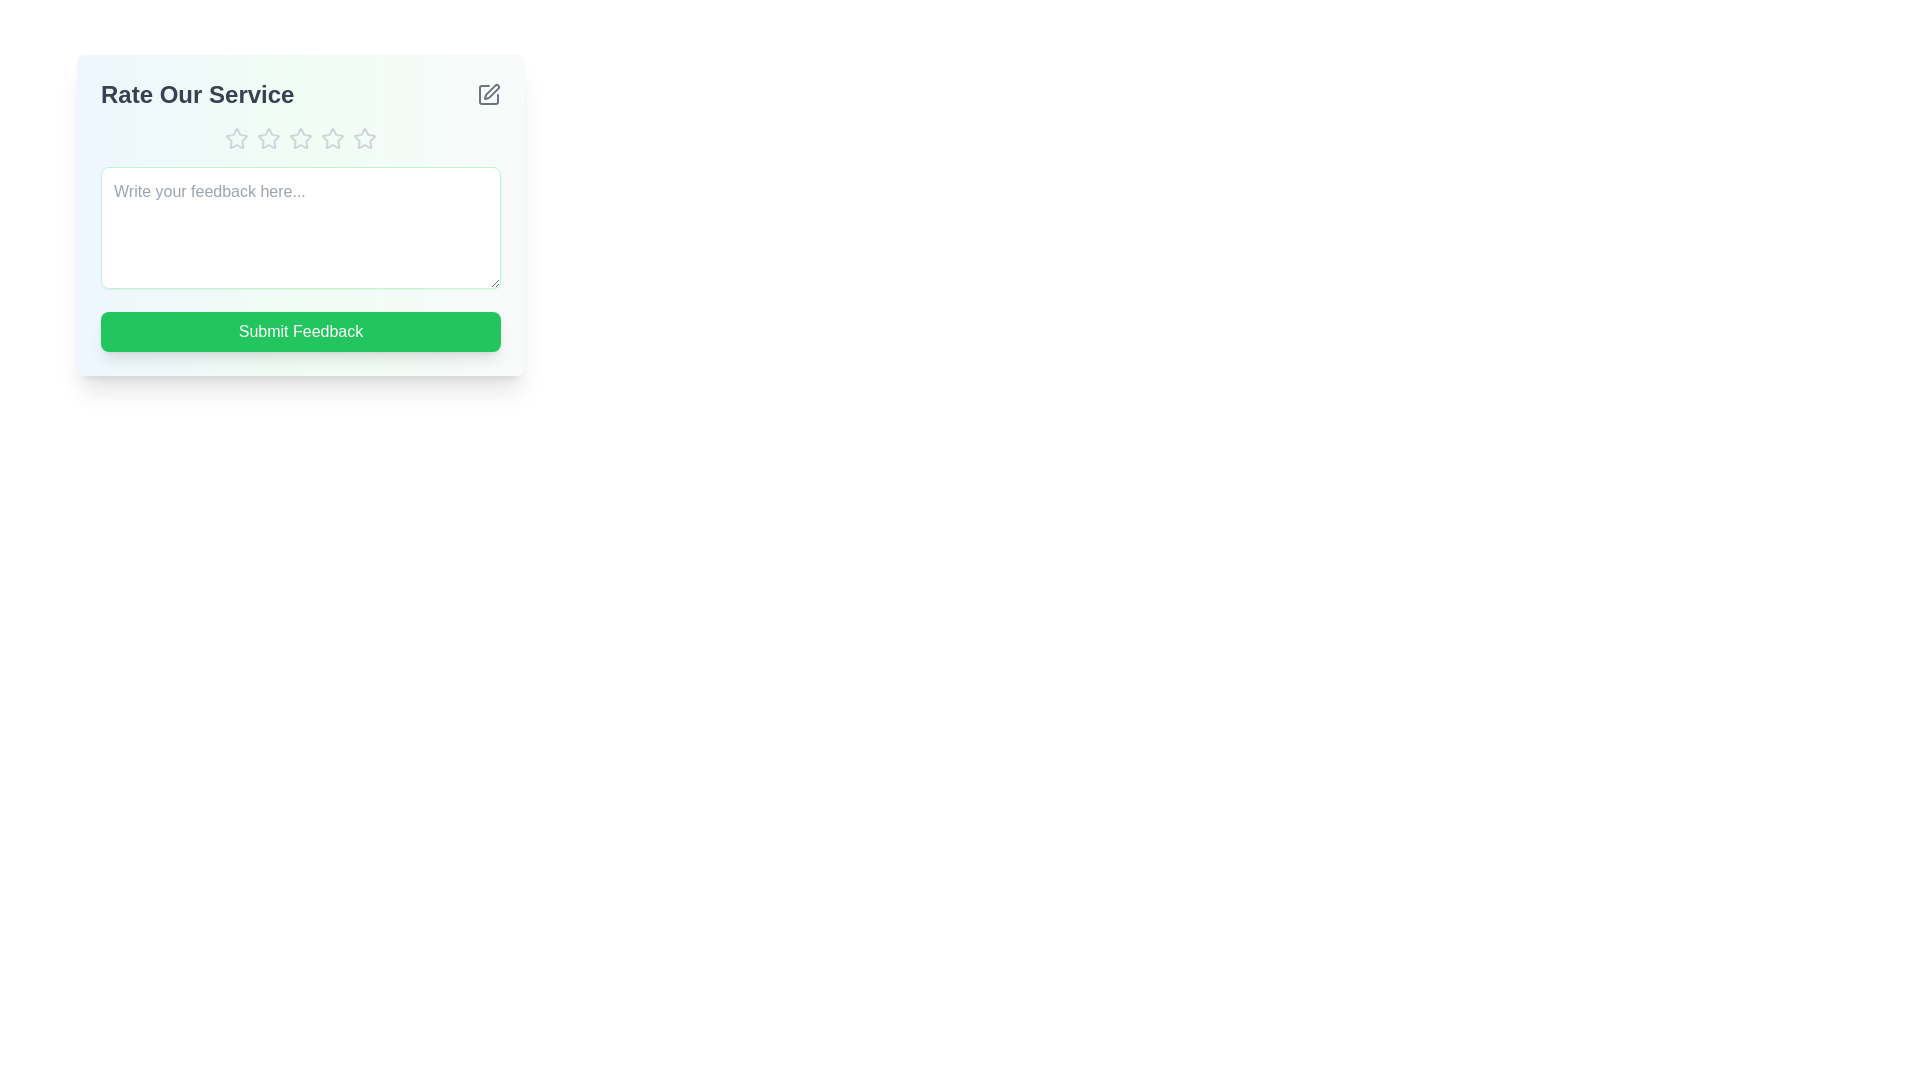 Image resolution: width=1920 pixels, height=1080 pixels. Describe the element at coordinates (236, 137) in the screenshot. I see `the rating to 1 stars by clicking the corresponding star button` at that location.